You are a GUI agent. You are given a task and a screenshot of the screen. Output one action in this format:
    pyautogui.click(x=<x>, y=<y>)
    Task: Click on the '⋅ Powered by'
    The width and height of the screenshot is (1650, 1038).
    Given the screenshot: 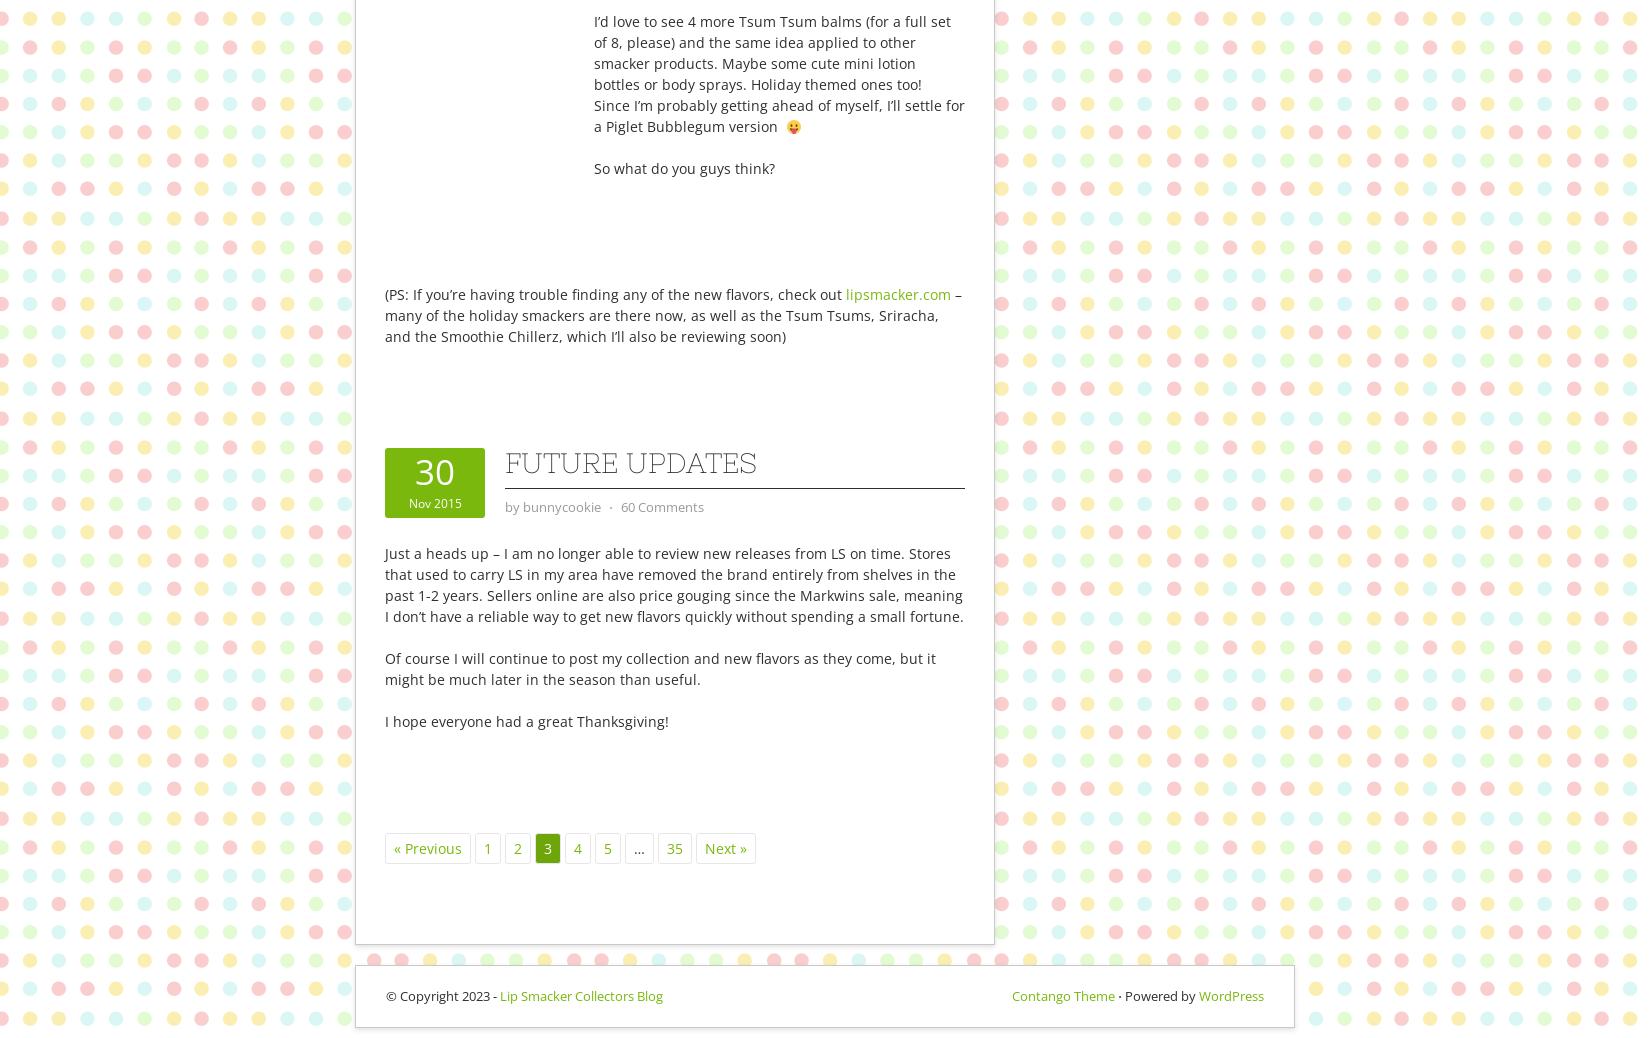 What is the action you would take?
    pyautogui.click(x=1156, y=995)
    